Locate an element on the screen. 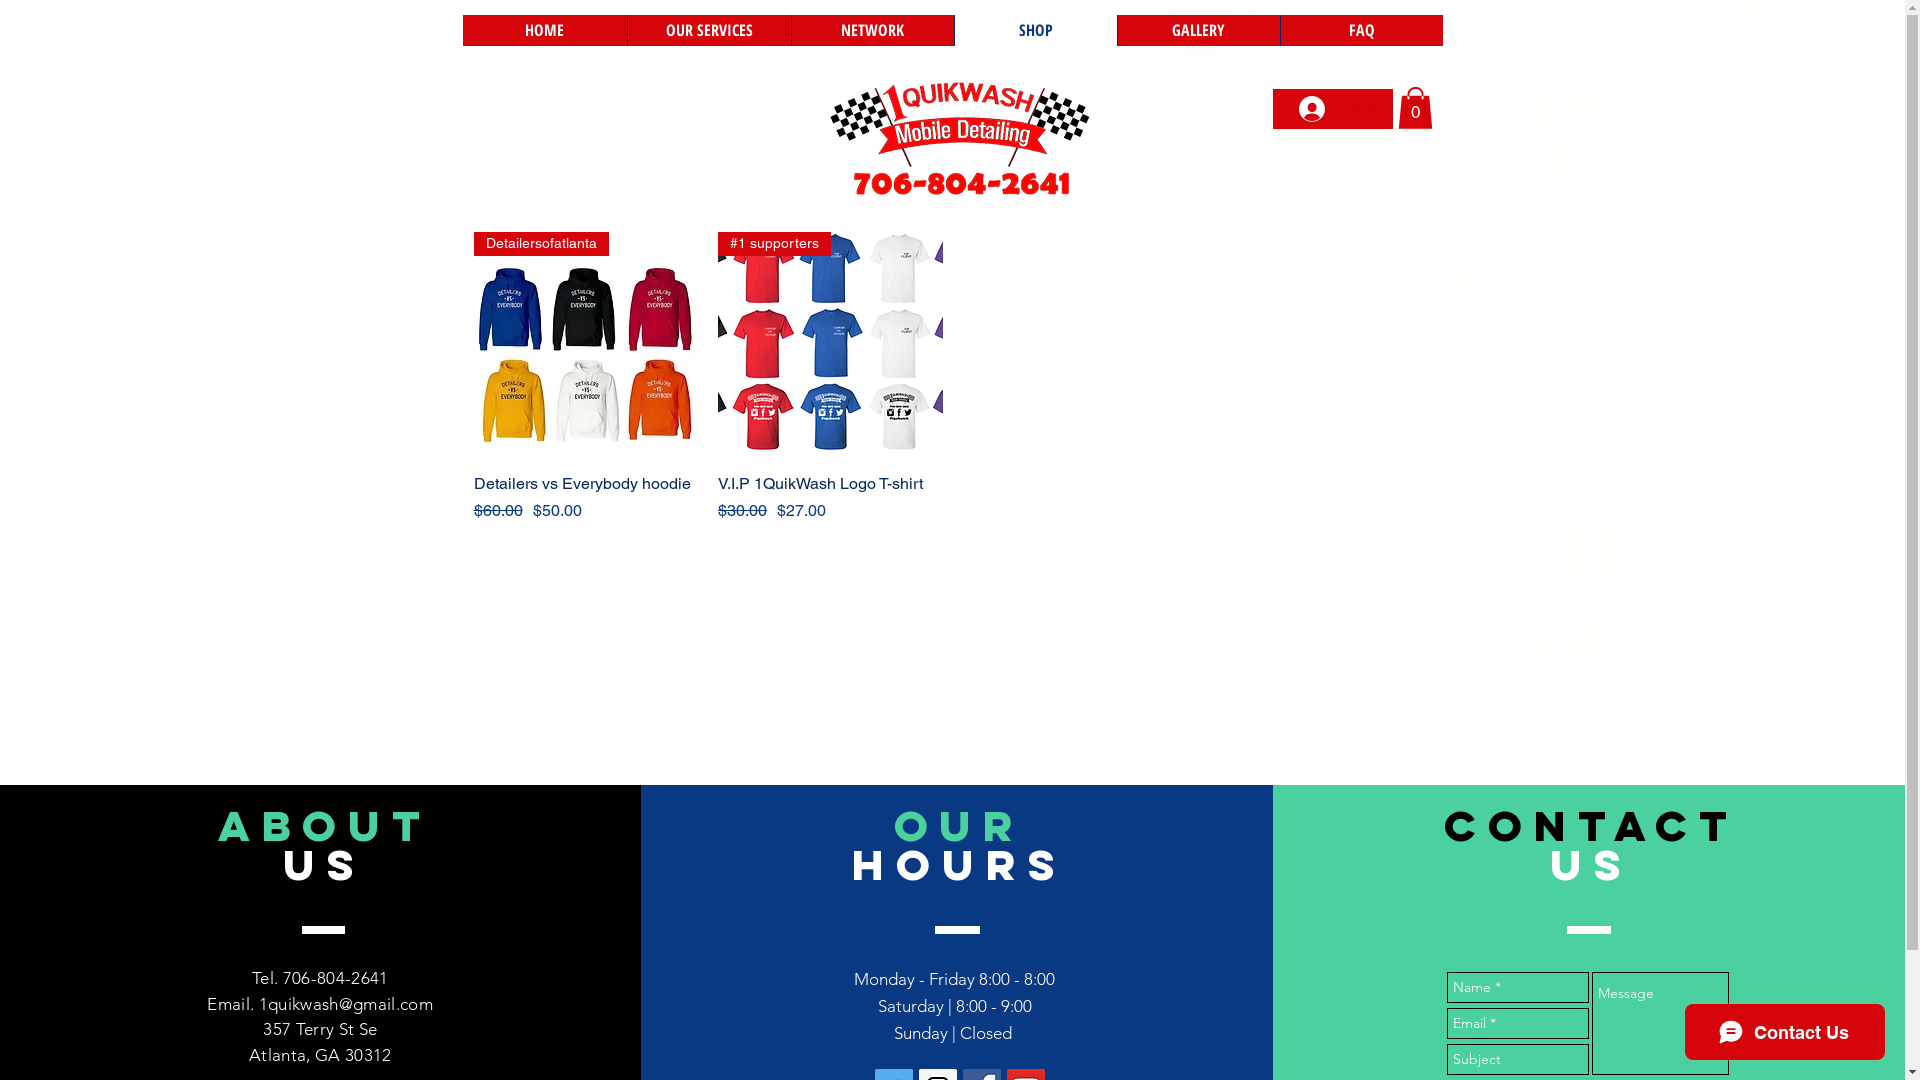 This screenshot has width=1920, height=1080. 'FAQ' is located at coordinates (1360, 30).